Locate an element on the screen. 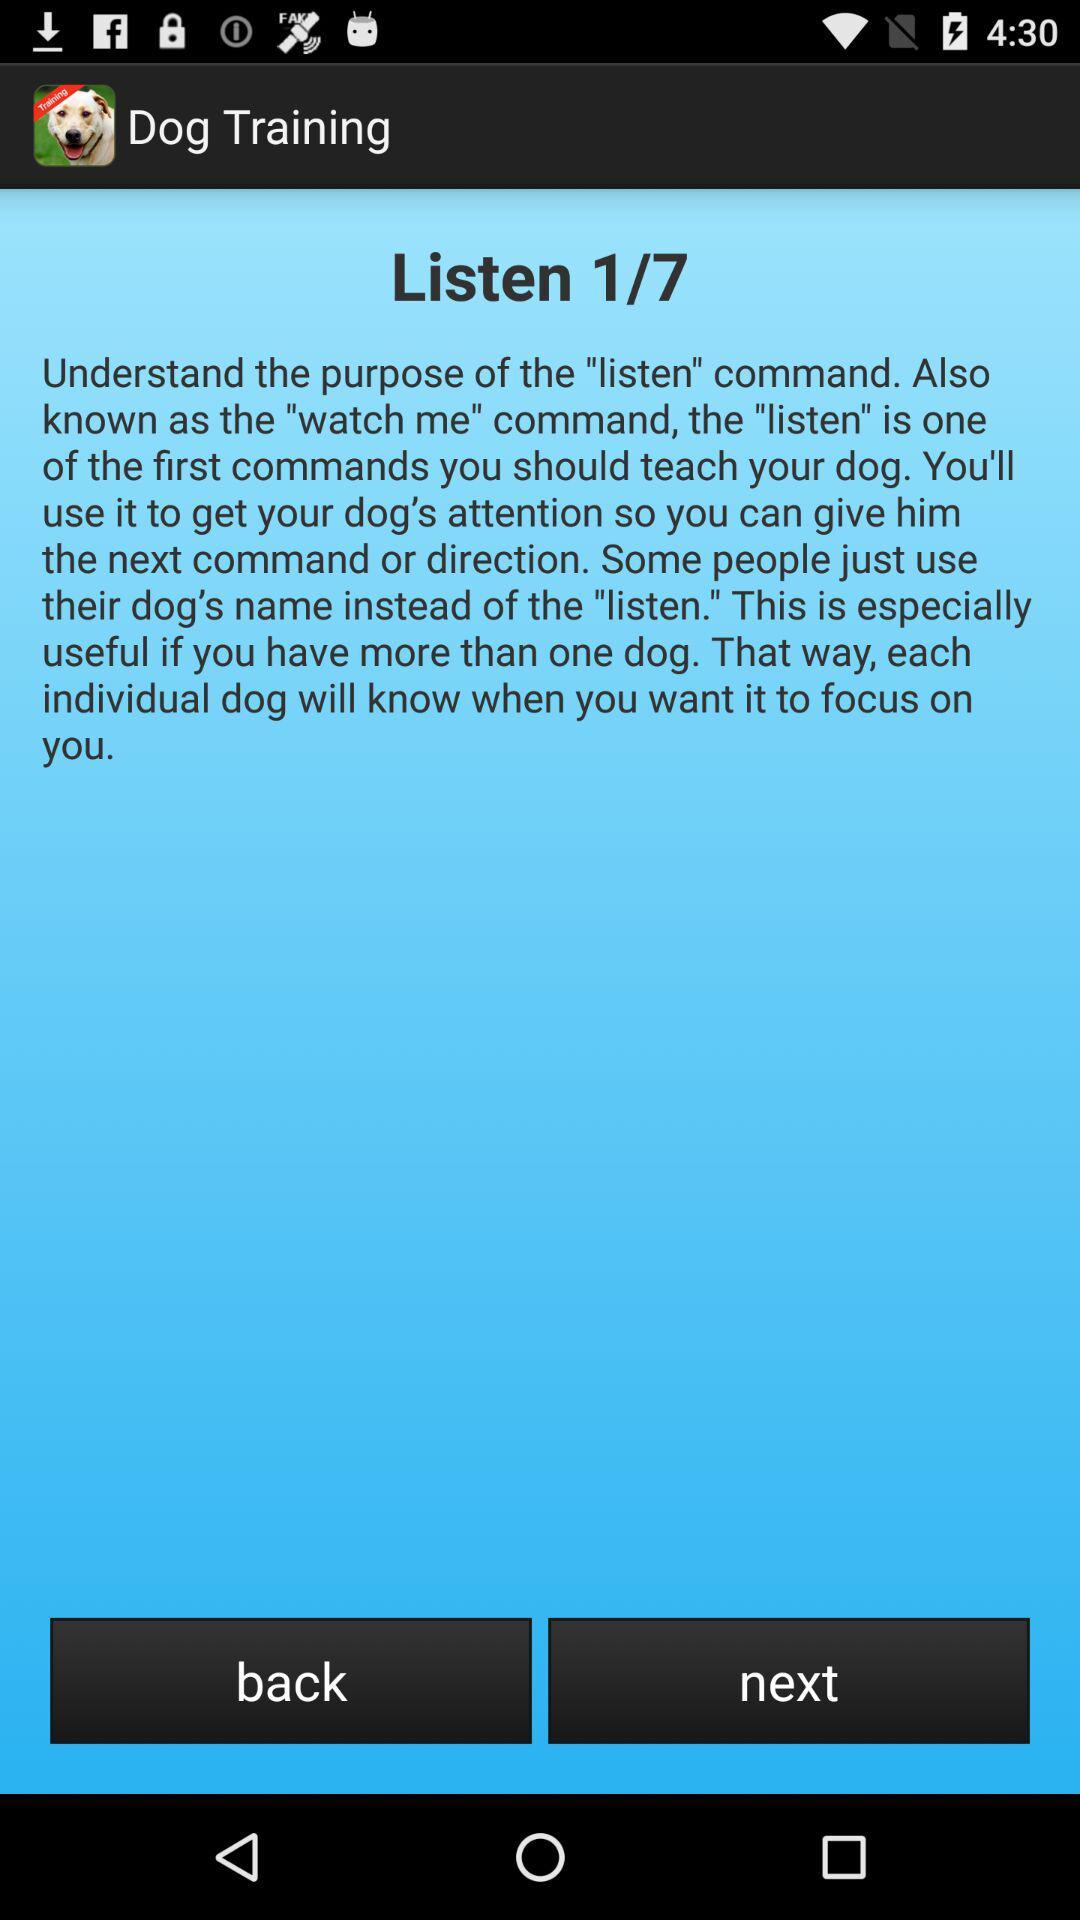 The image size is (1080, 1920). icon to the right of the back item is located at coordinates (788, 1680).